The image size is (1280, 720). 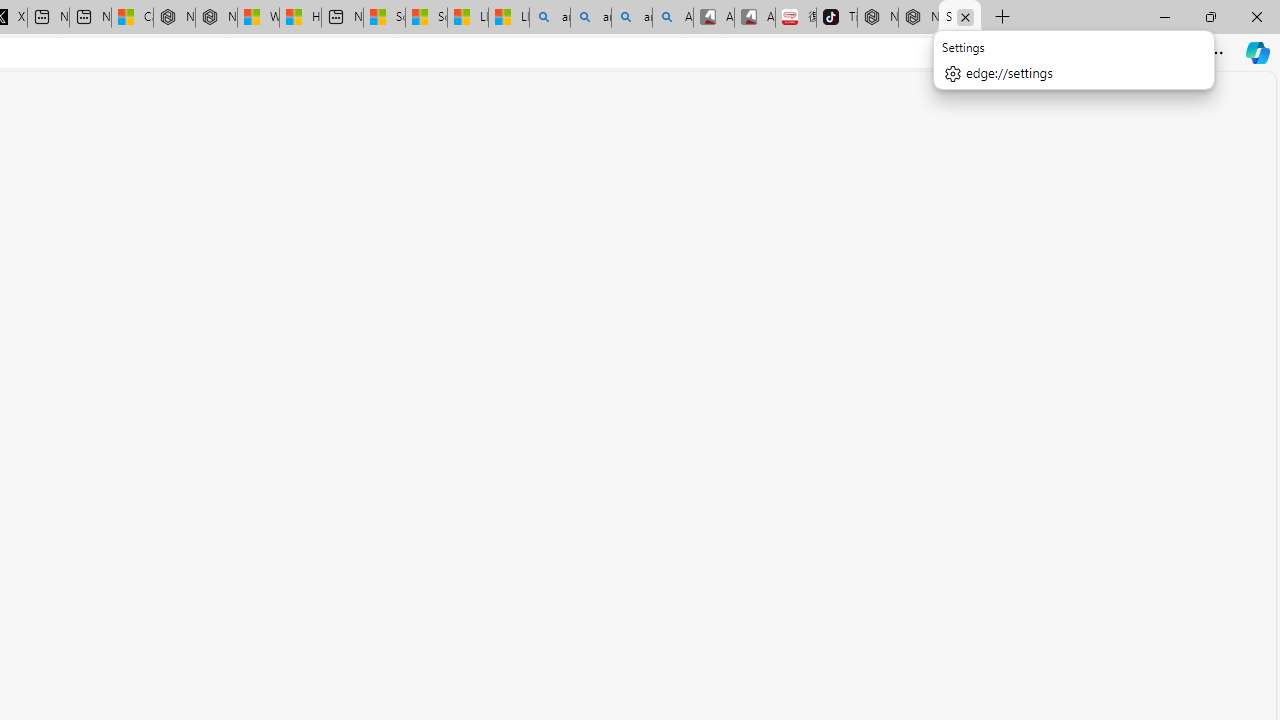 I want to click on 'Nordace - Best Sellers', so click(x=878, y=17).